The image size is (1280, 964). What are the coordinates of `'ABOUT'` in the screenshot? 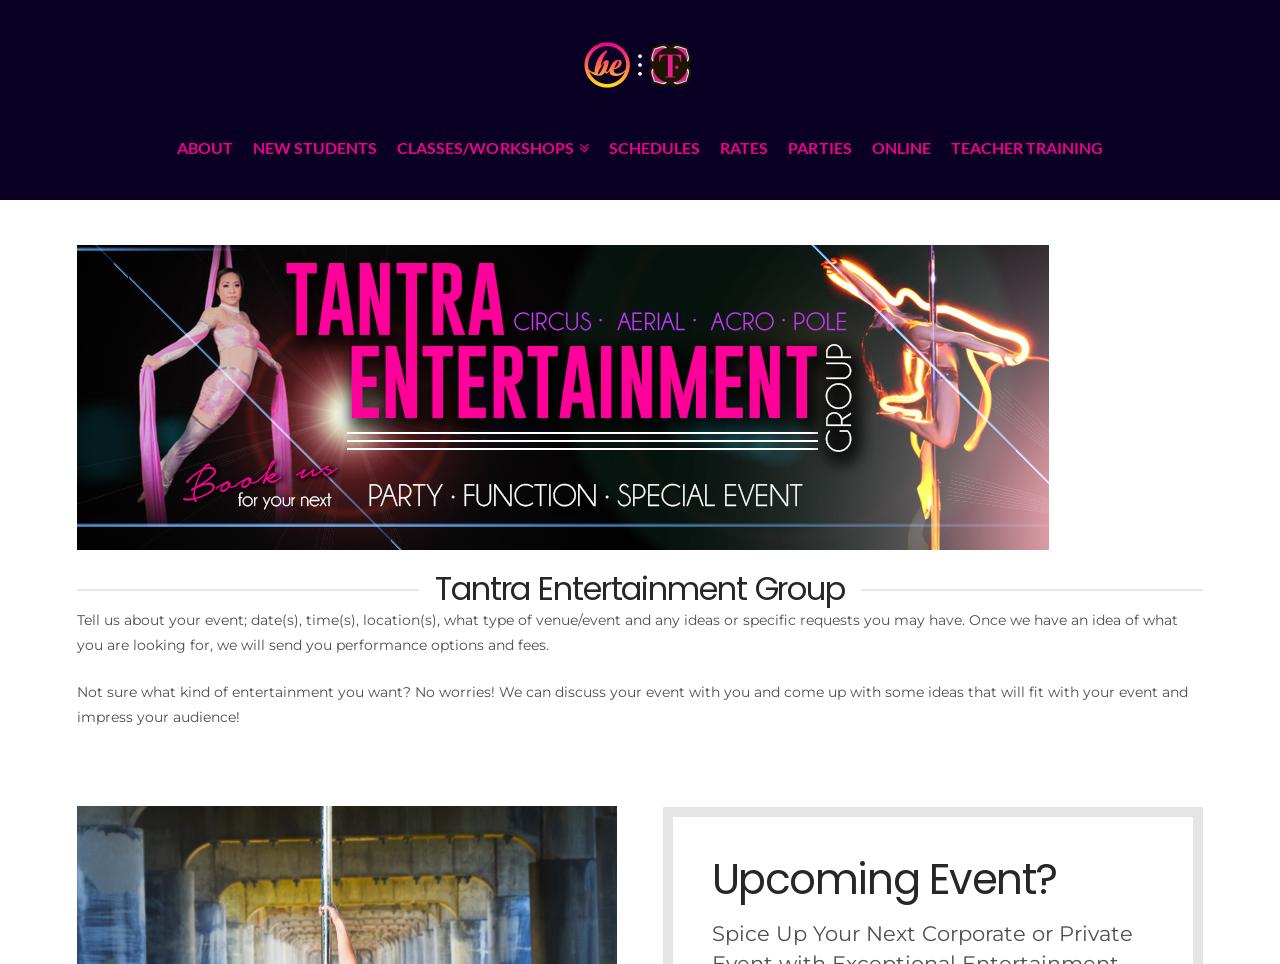 It's located at (205, 147).